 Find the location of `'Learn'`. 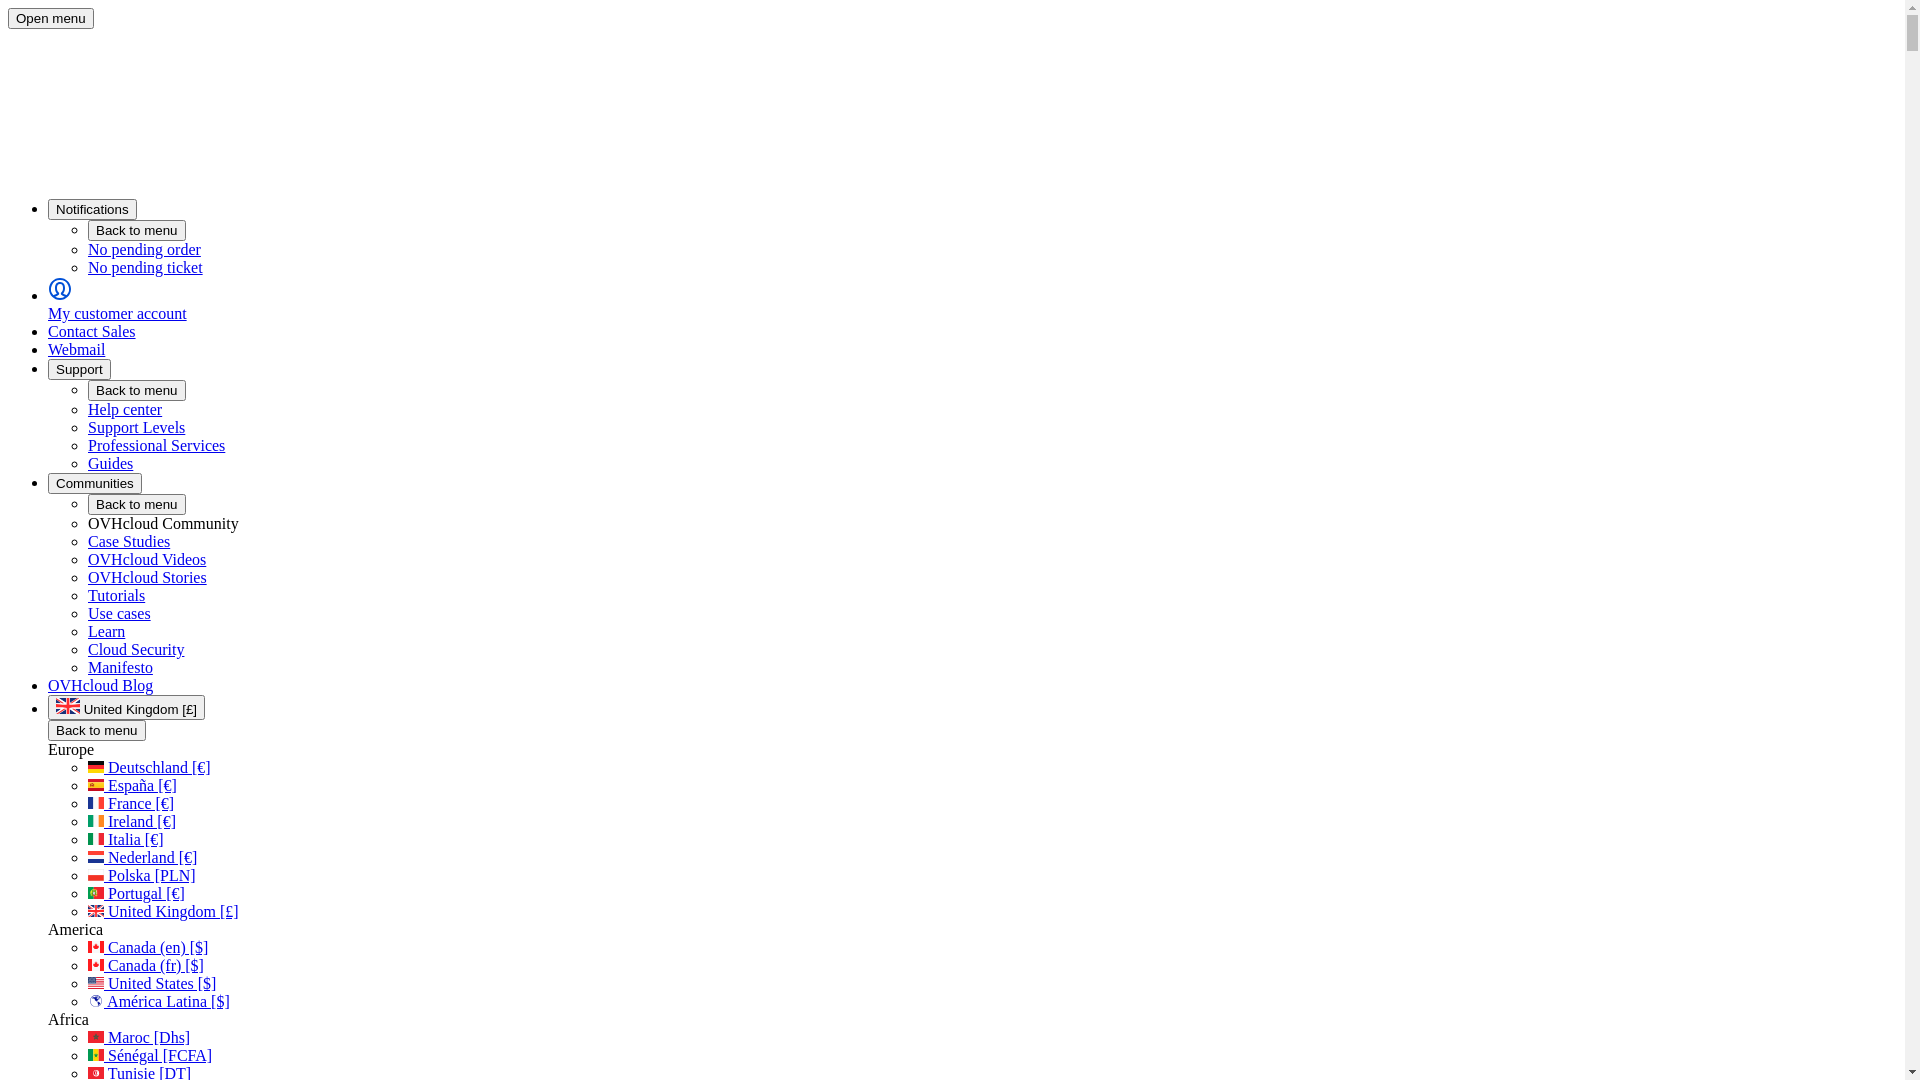

'Learn' is located at coordinates (105, 631).